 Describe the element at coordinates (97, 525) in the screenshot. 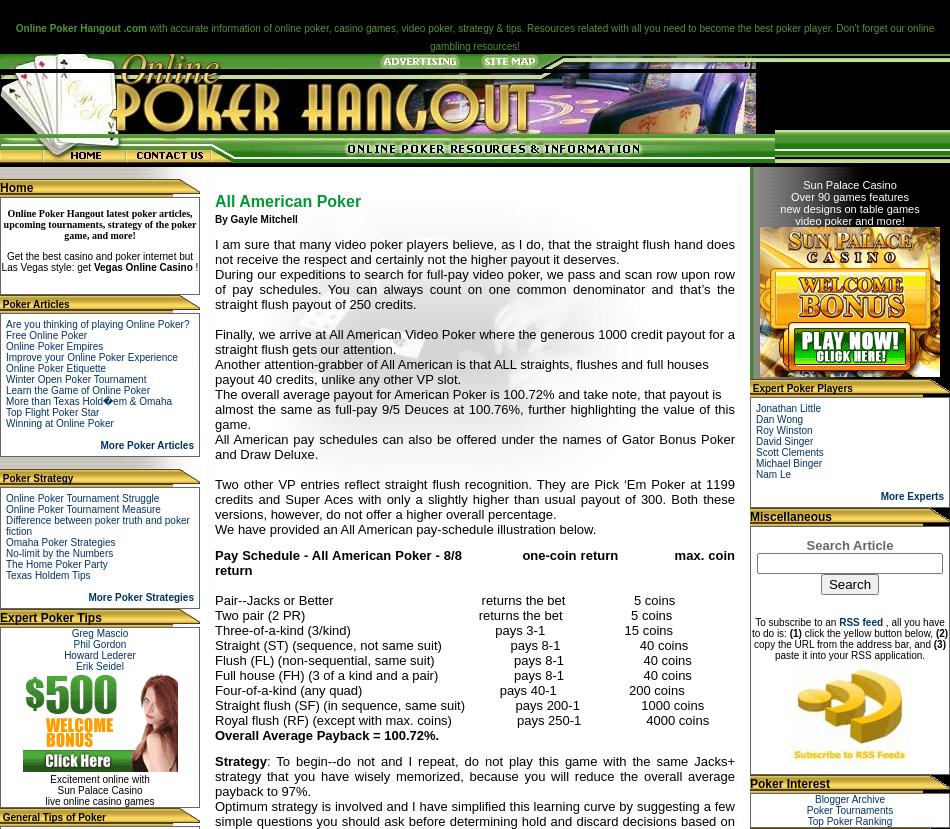

I see `'Difference between poker truth and poker fiction'` at that location.